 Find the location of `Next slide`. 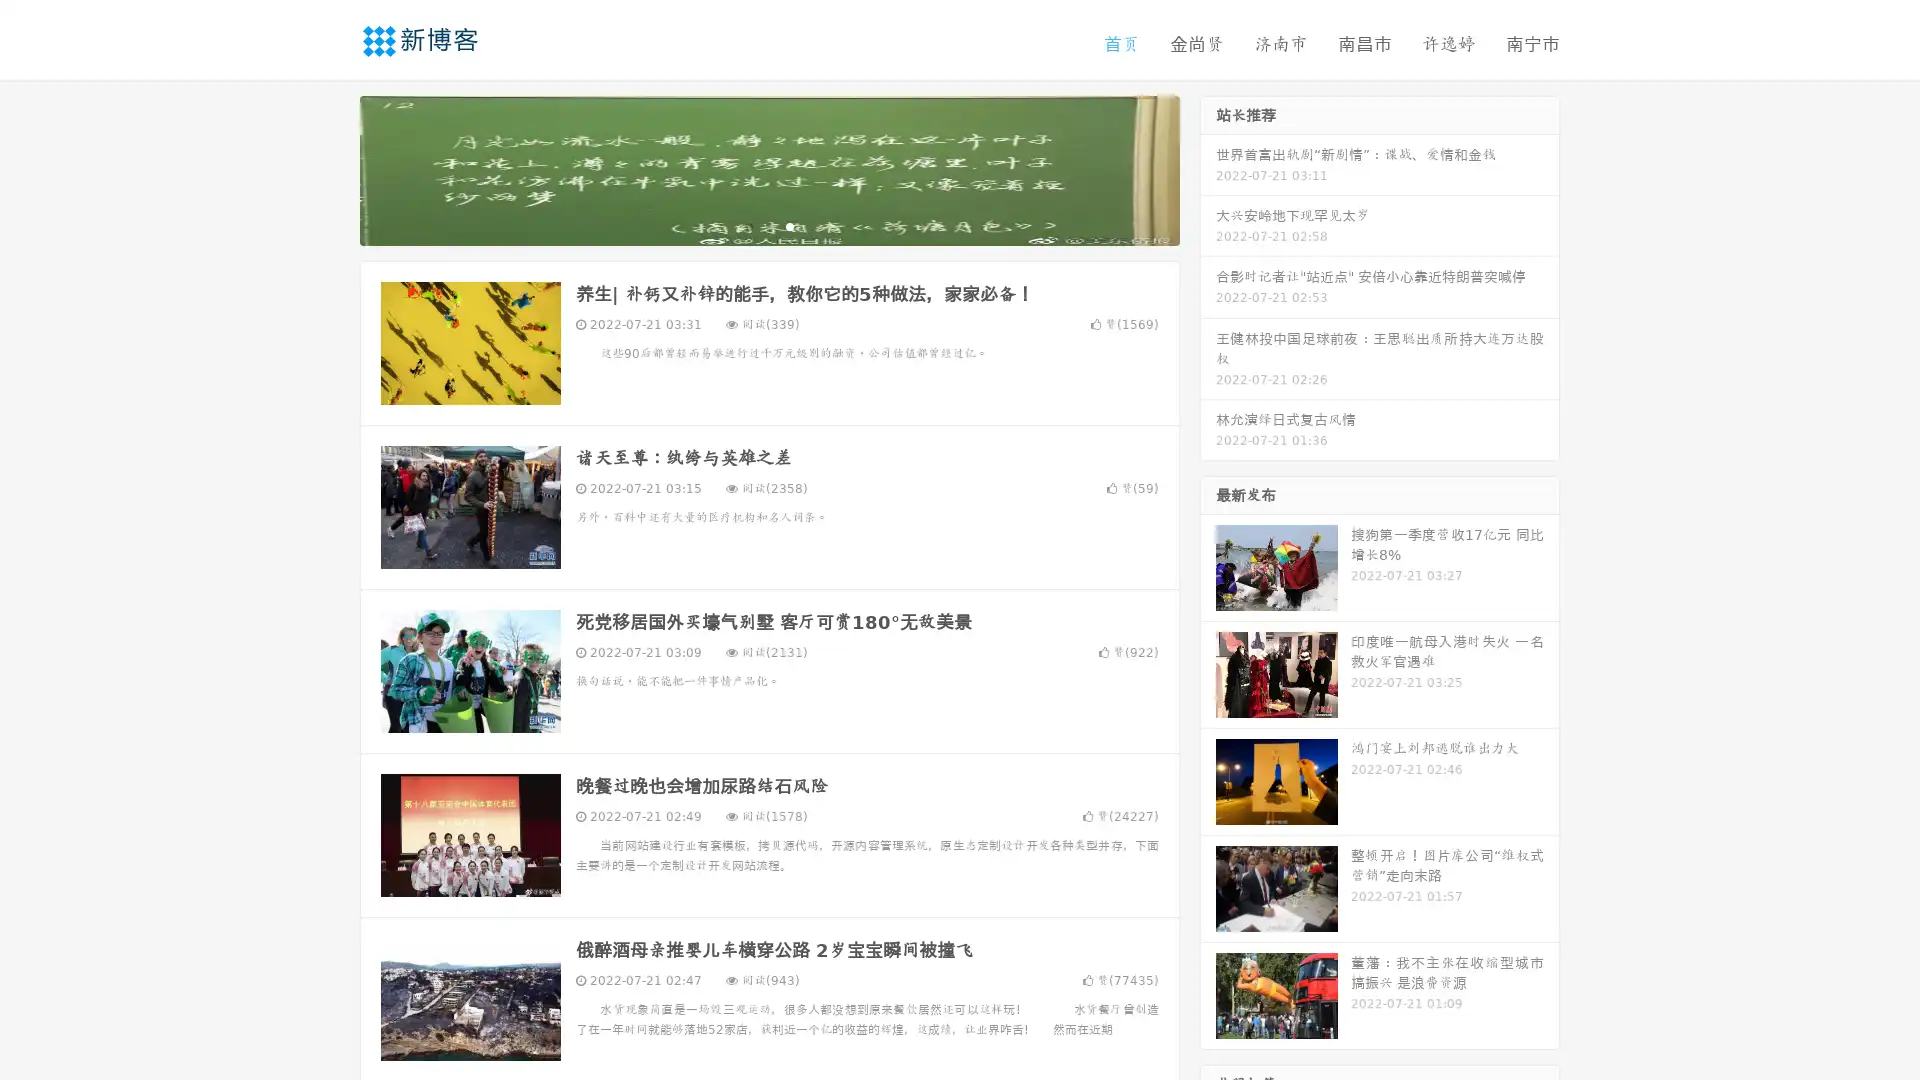

Next slide is located at coordinates (1208, 168).